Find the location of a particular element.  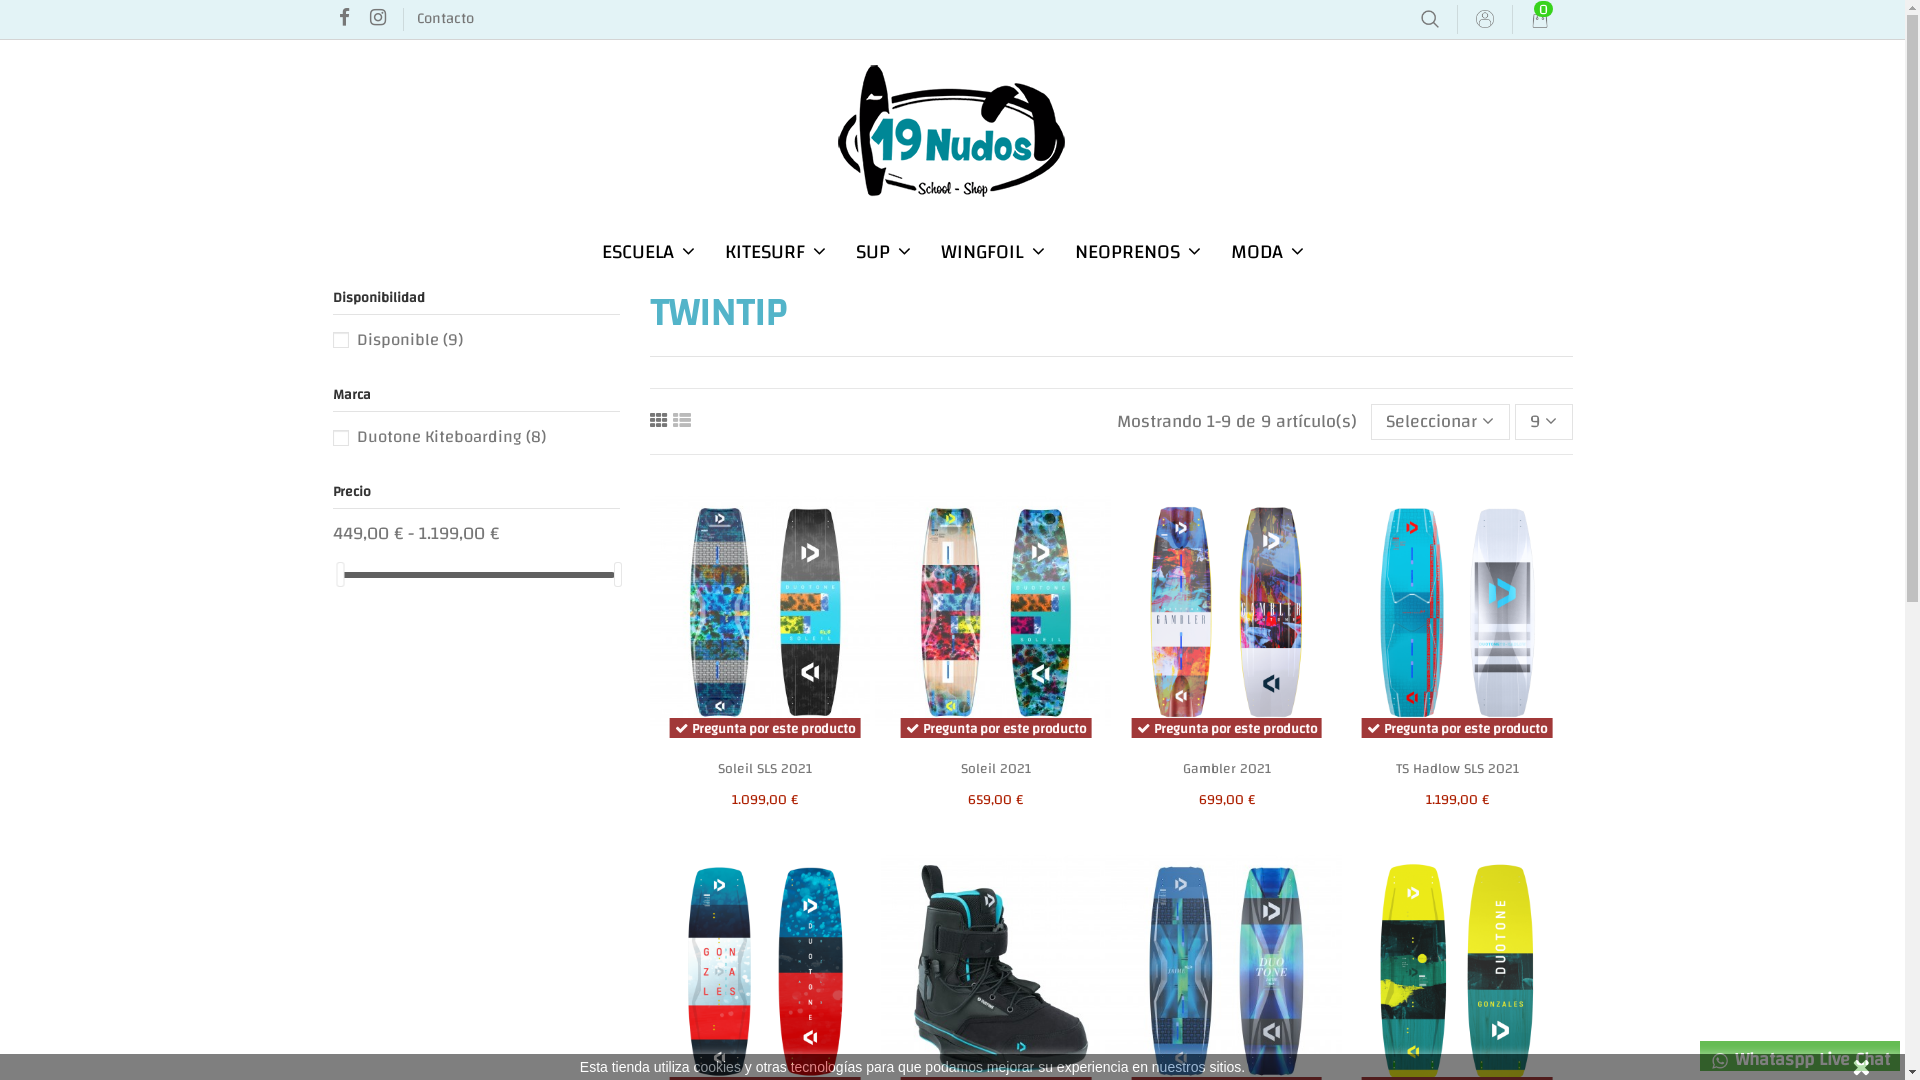

'MODA' is located at coordinates (1266, 251).